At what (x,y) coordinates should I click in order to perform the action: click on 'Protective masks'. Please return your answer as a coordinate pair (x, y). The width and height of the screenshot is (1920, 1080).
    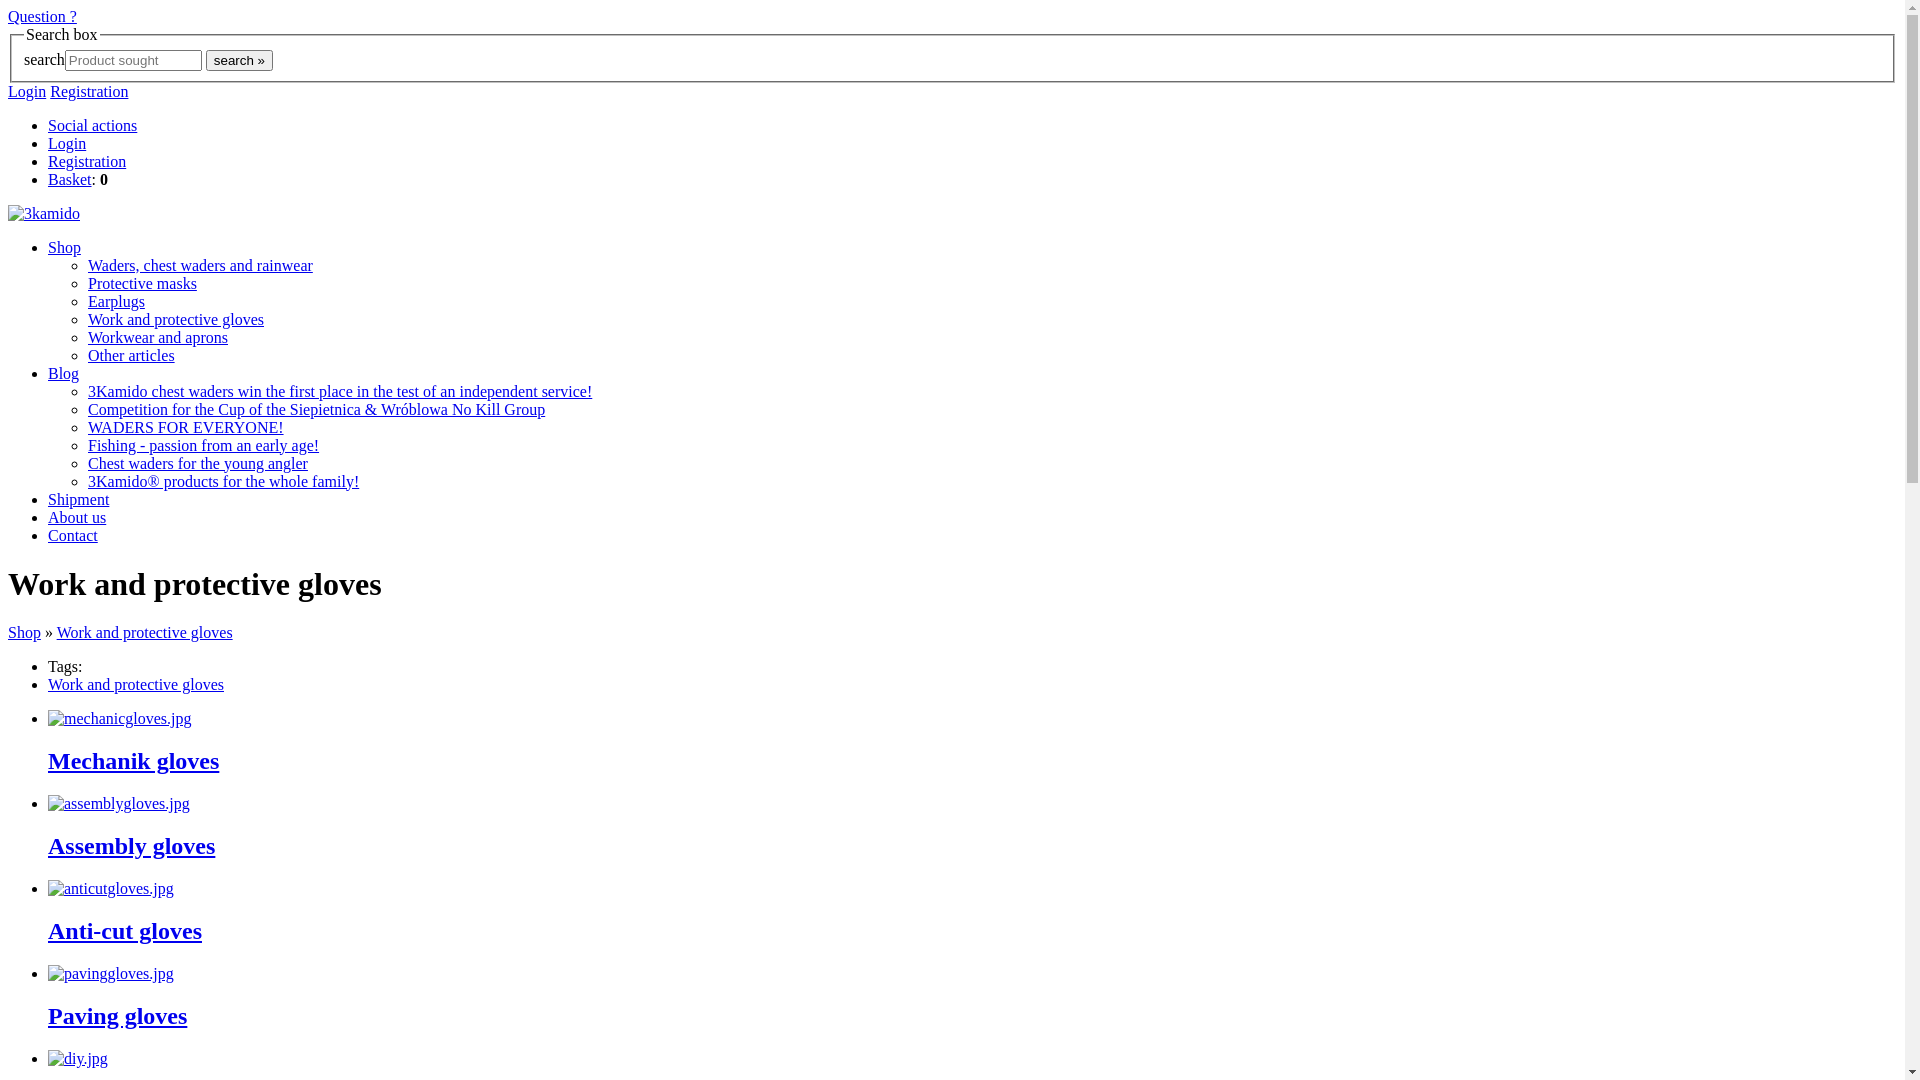
    Looking at the image, I should click on (141, 283).